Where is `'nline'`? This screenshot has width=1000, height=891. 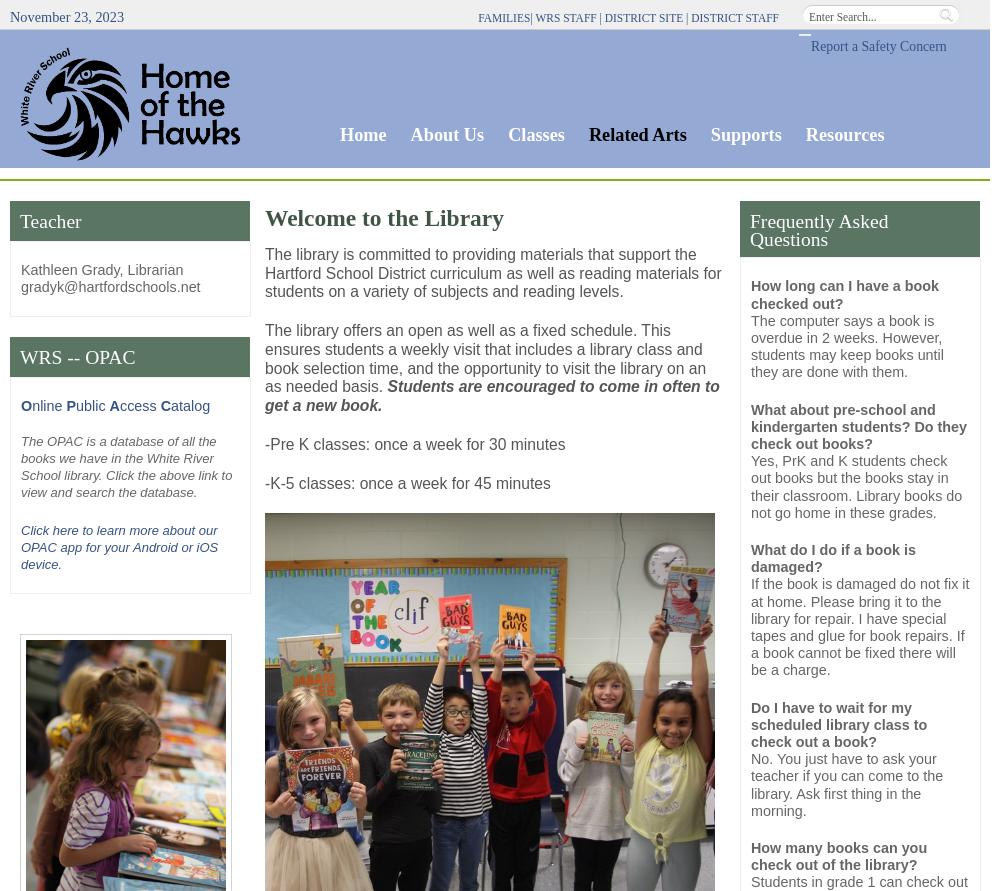
'nline' is located at coordinates (32, 406).